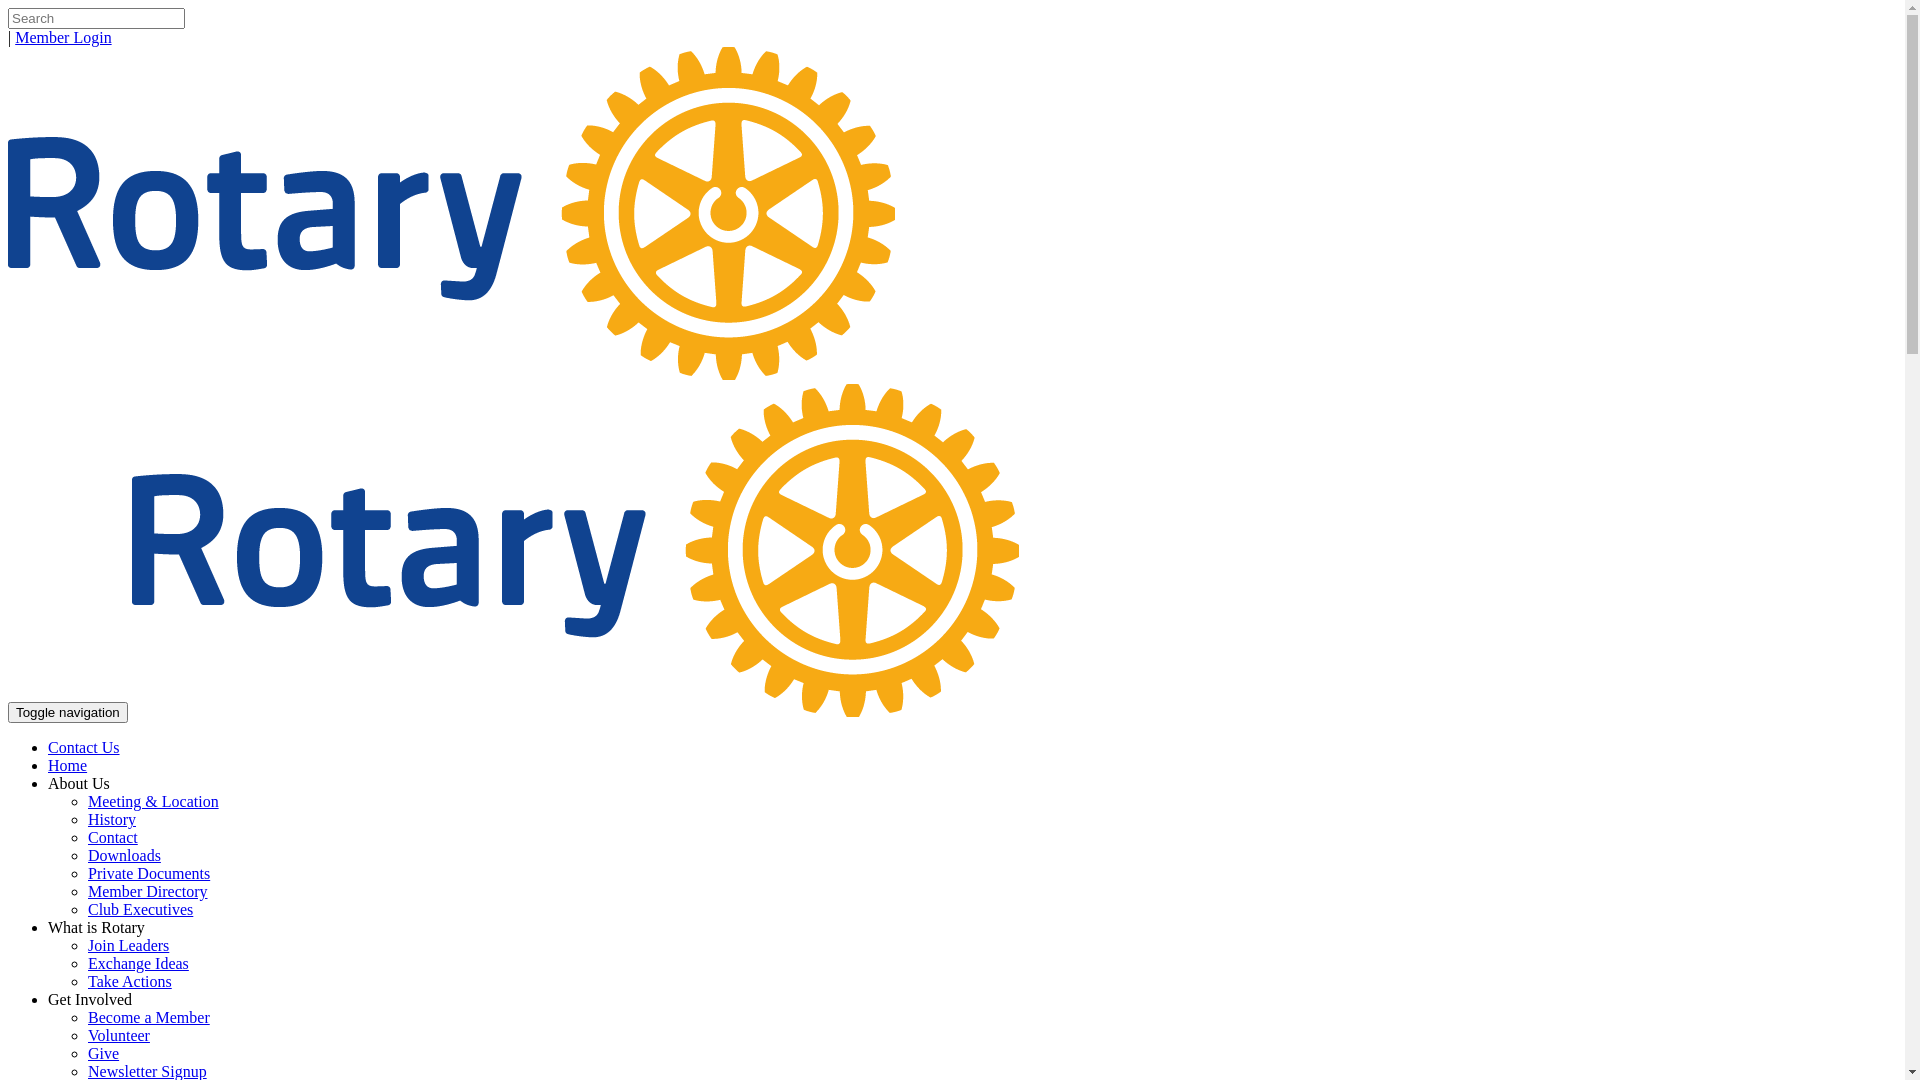 Image resolution: width=1920 pixels, height=1080 pixels. Describe the element at coordinates (48, 999) in the screenshot. I see `'Get Involved'` at that location.